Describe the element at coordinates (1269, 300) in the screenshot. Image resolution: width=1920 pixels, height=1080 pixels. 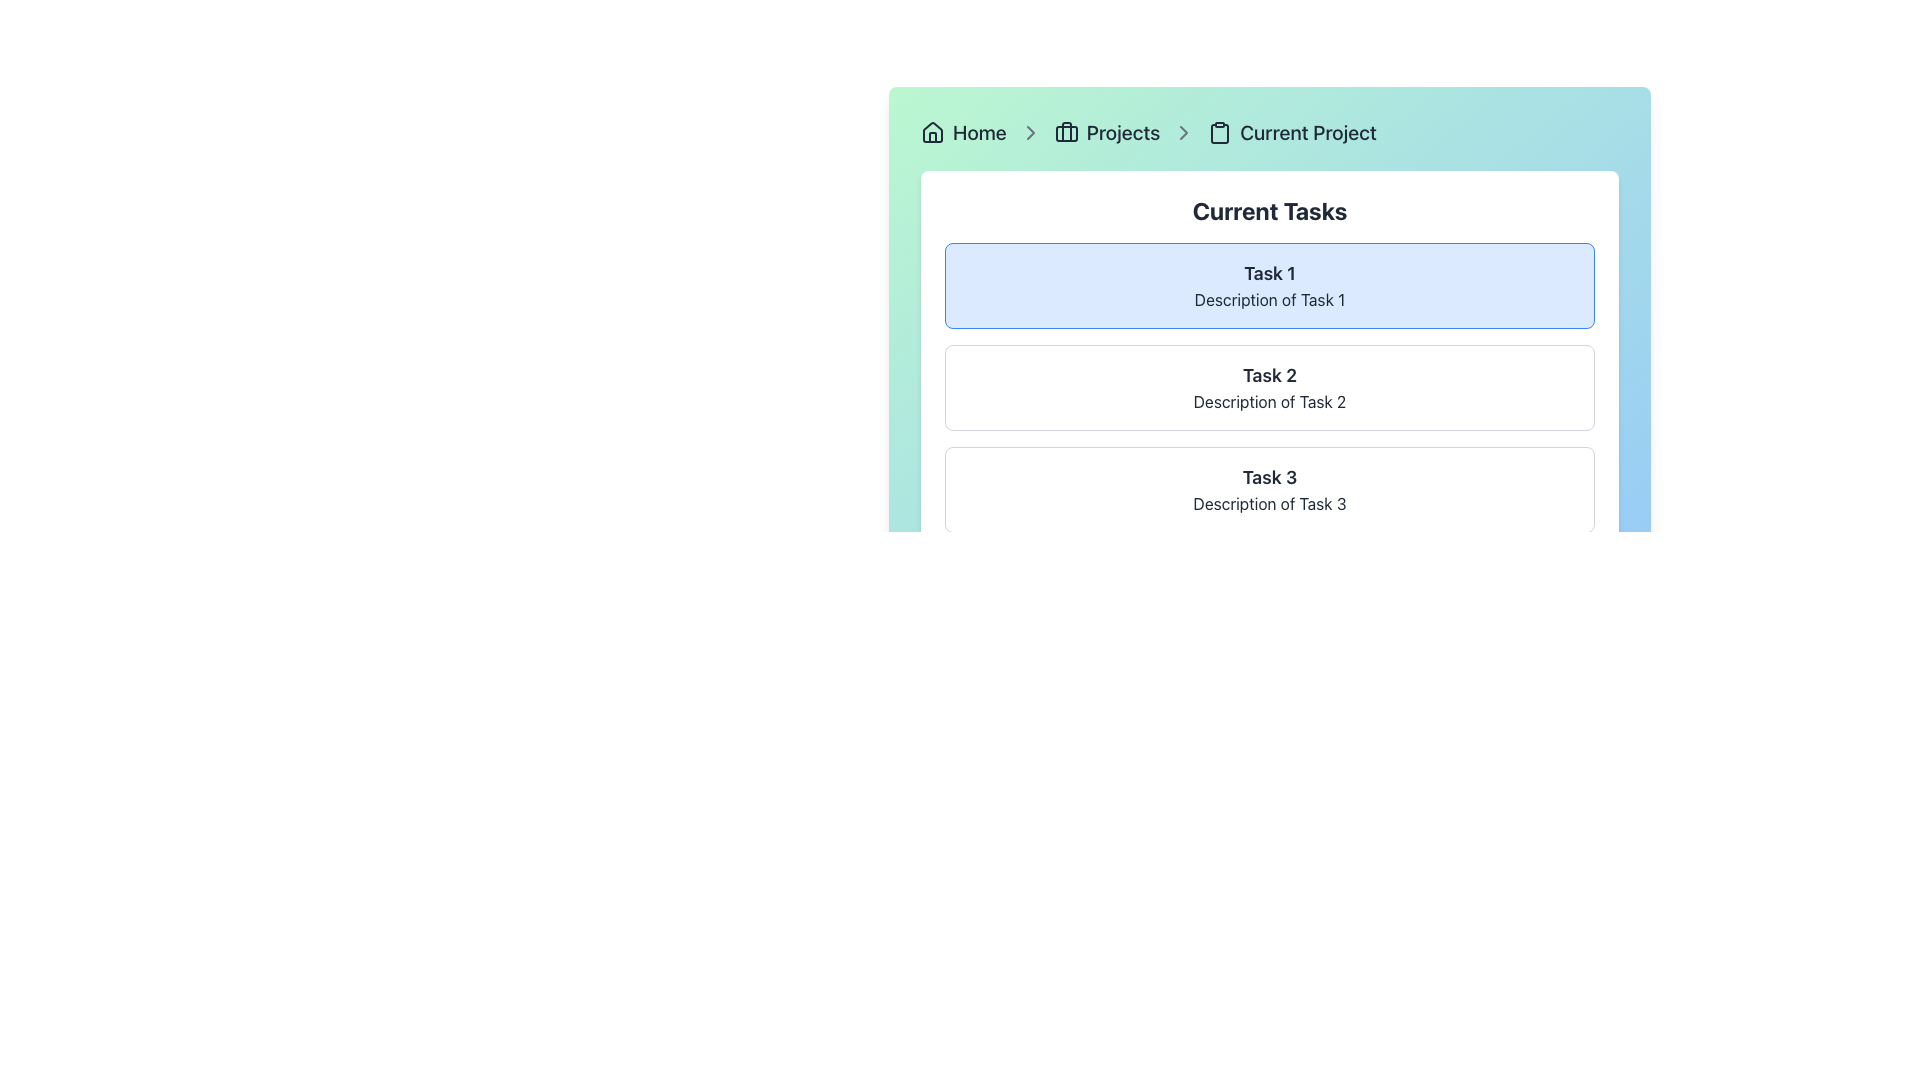
I see `the static text reading 'Description of Task 1' located within the blue box of the 'Task 1' card, positioned directly beneath the 'Task 1' header` at that location.